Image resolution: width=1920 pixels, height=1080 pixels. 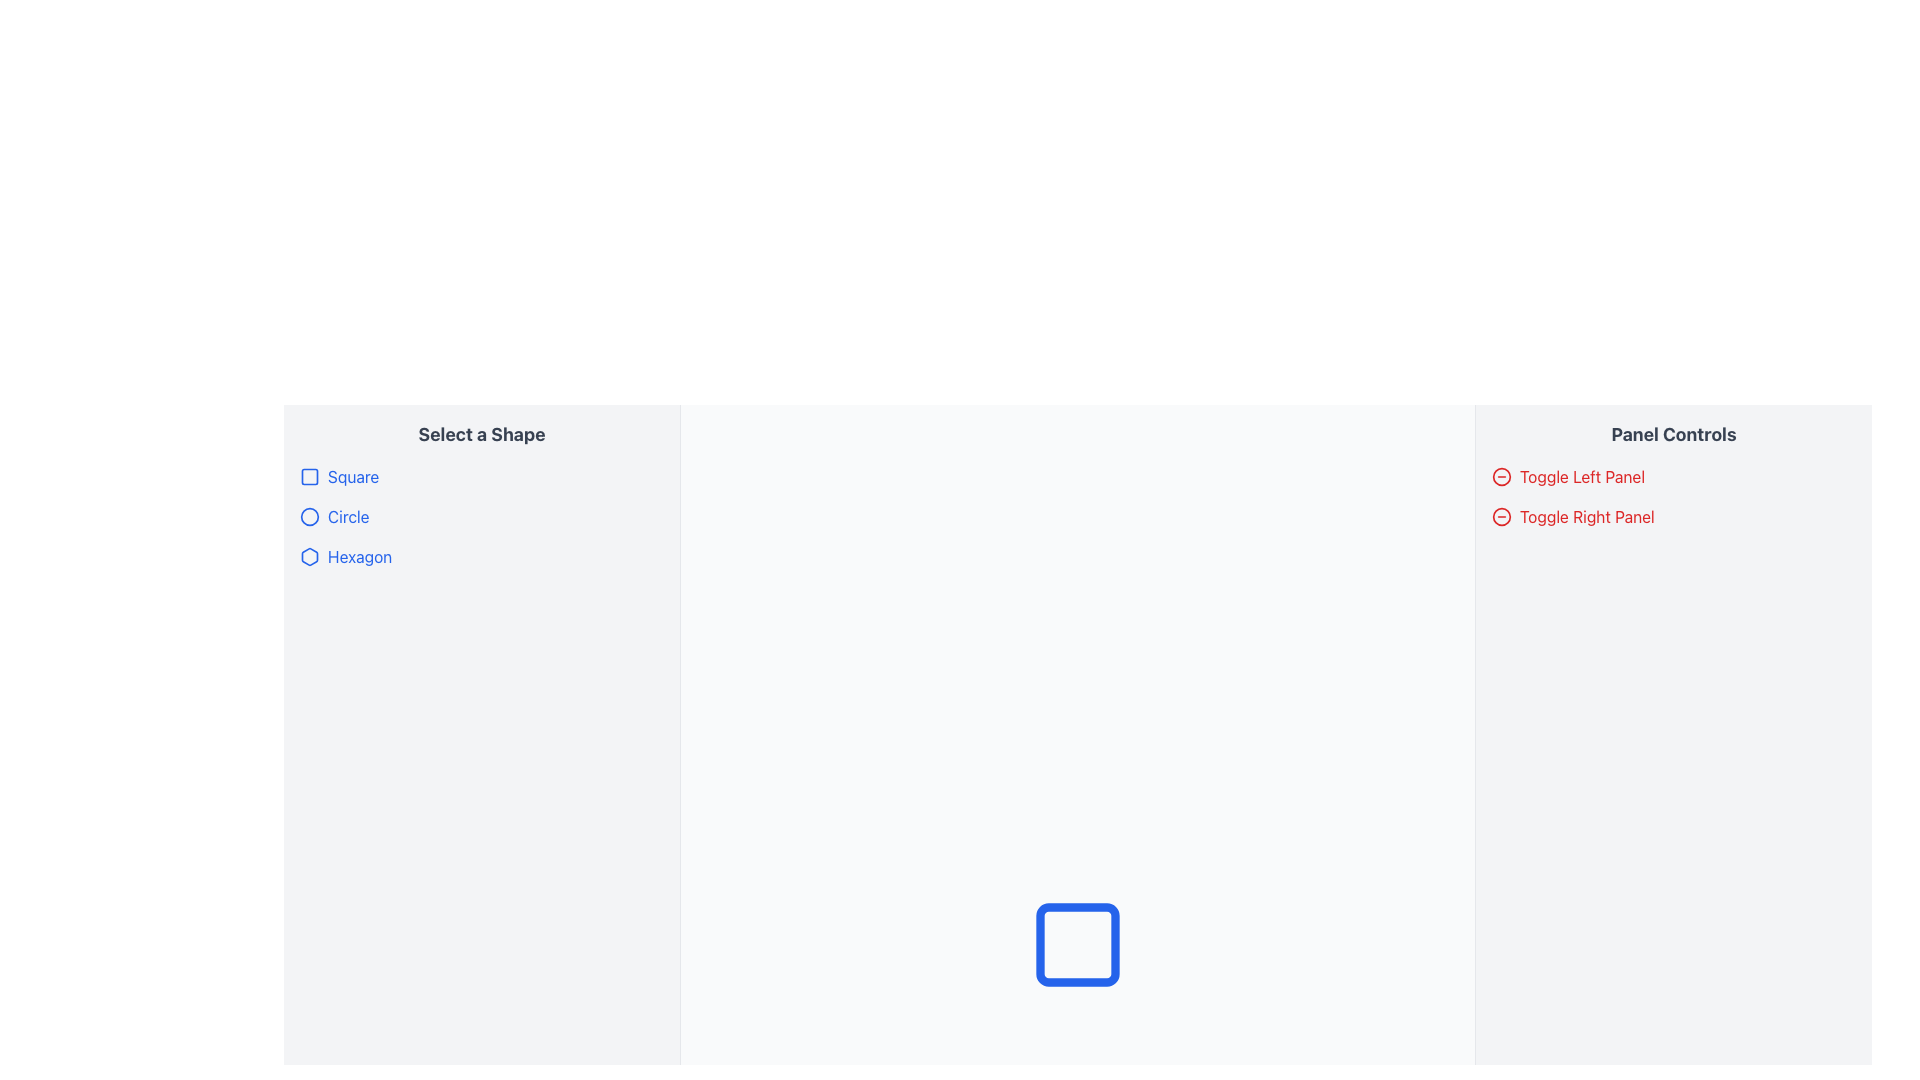 What do you see at coordinates (345, 556) in the screenshot?
I see `the 'Hexagon' button` at bounding box center [345, 556].